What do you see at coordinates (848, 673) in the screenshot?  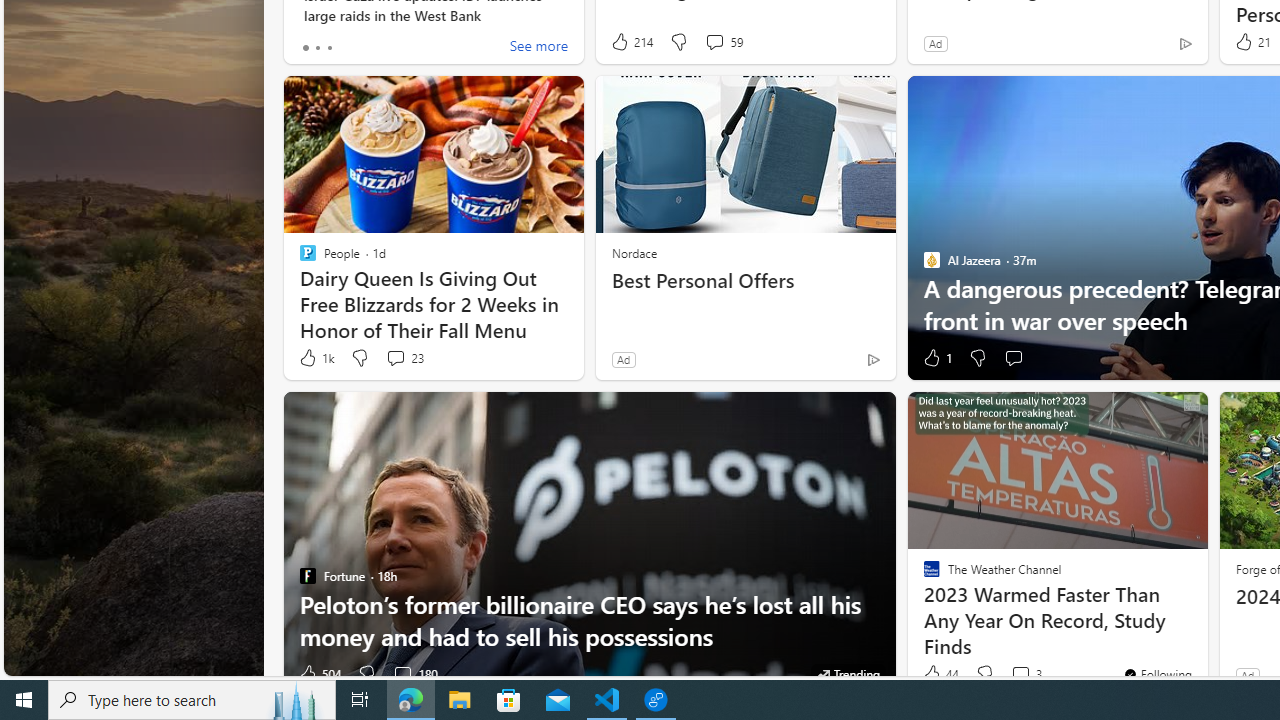 I see `'This story is trending'` at bounding box center [848, 673].